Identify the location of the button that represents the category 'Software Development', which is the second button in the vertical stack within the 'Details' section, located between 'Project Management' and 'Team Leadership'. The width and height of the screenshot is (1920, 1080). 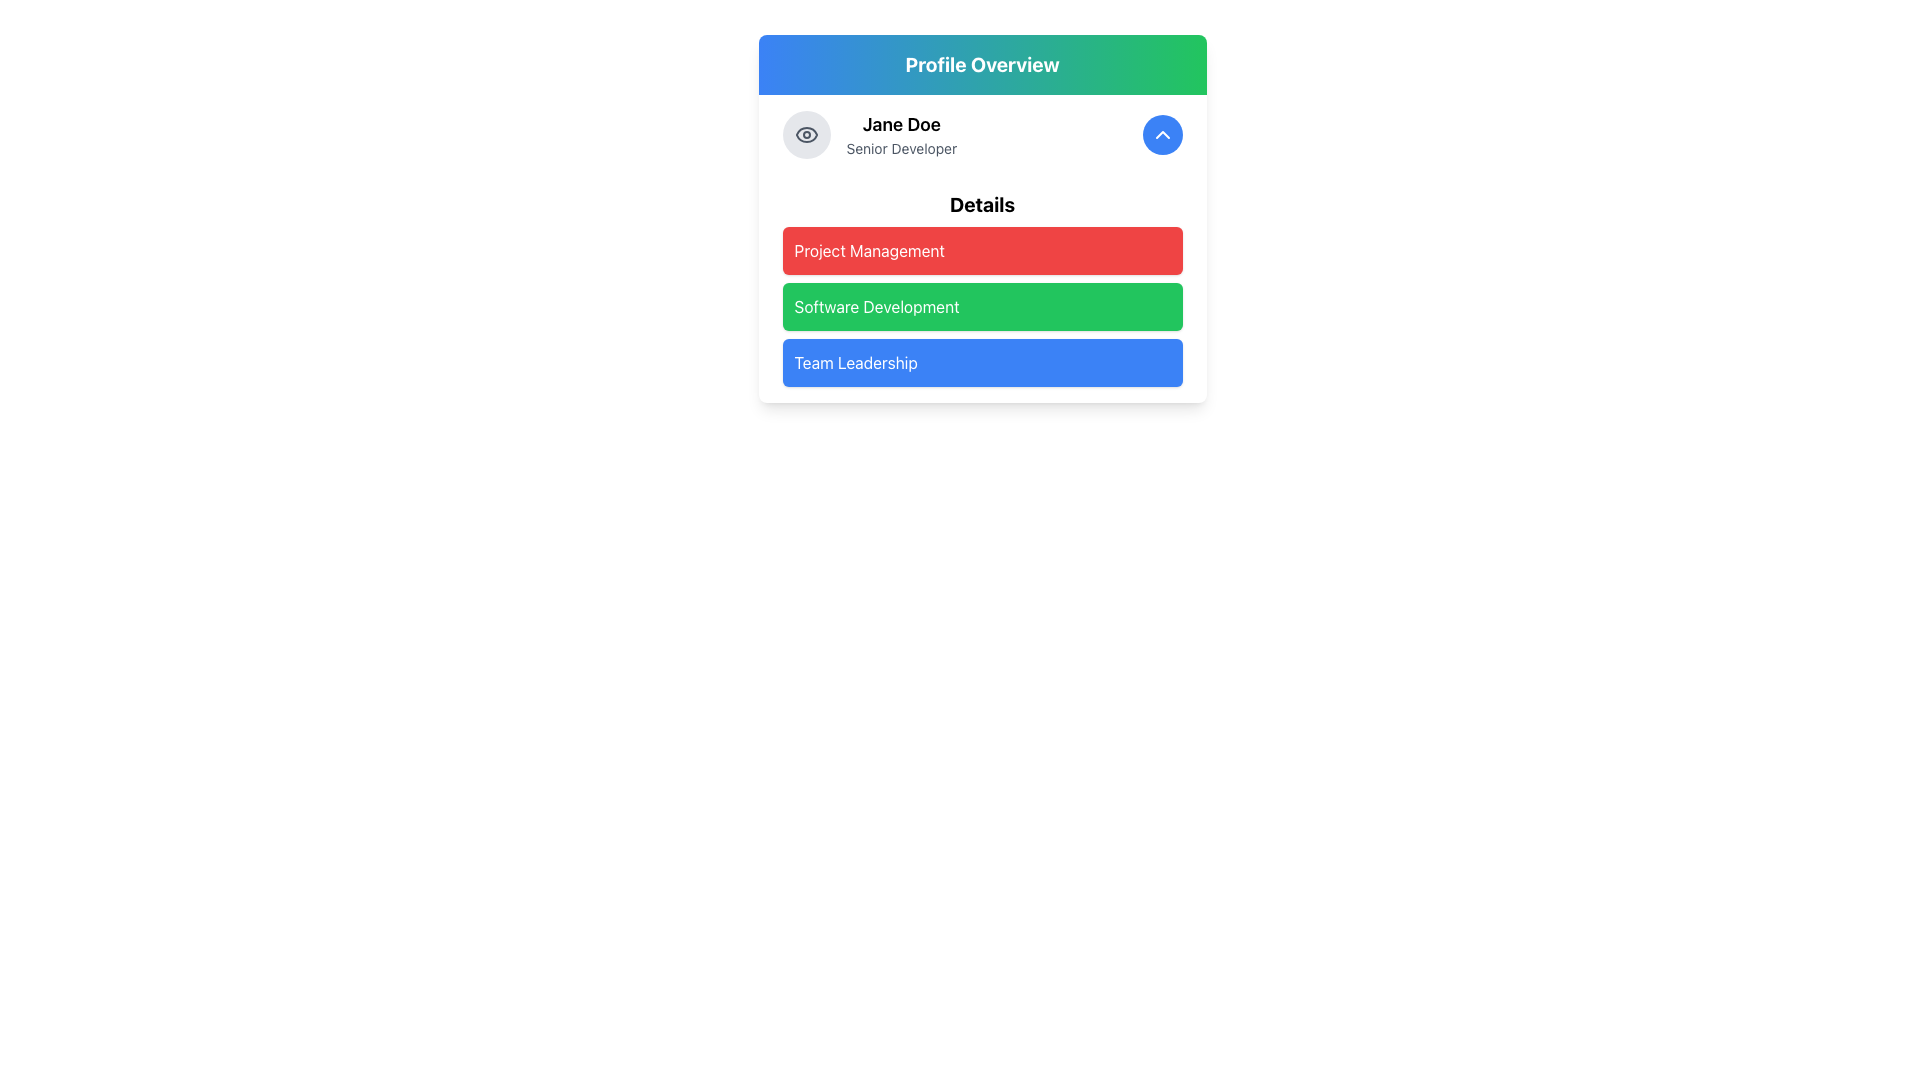
(982, 289).